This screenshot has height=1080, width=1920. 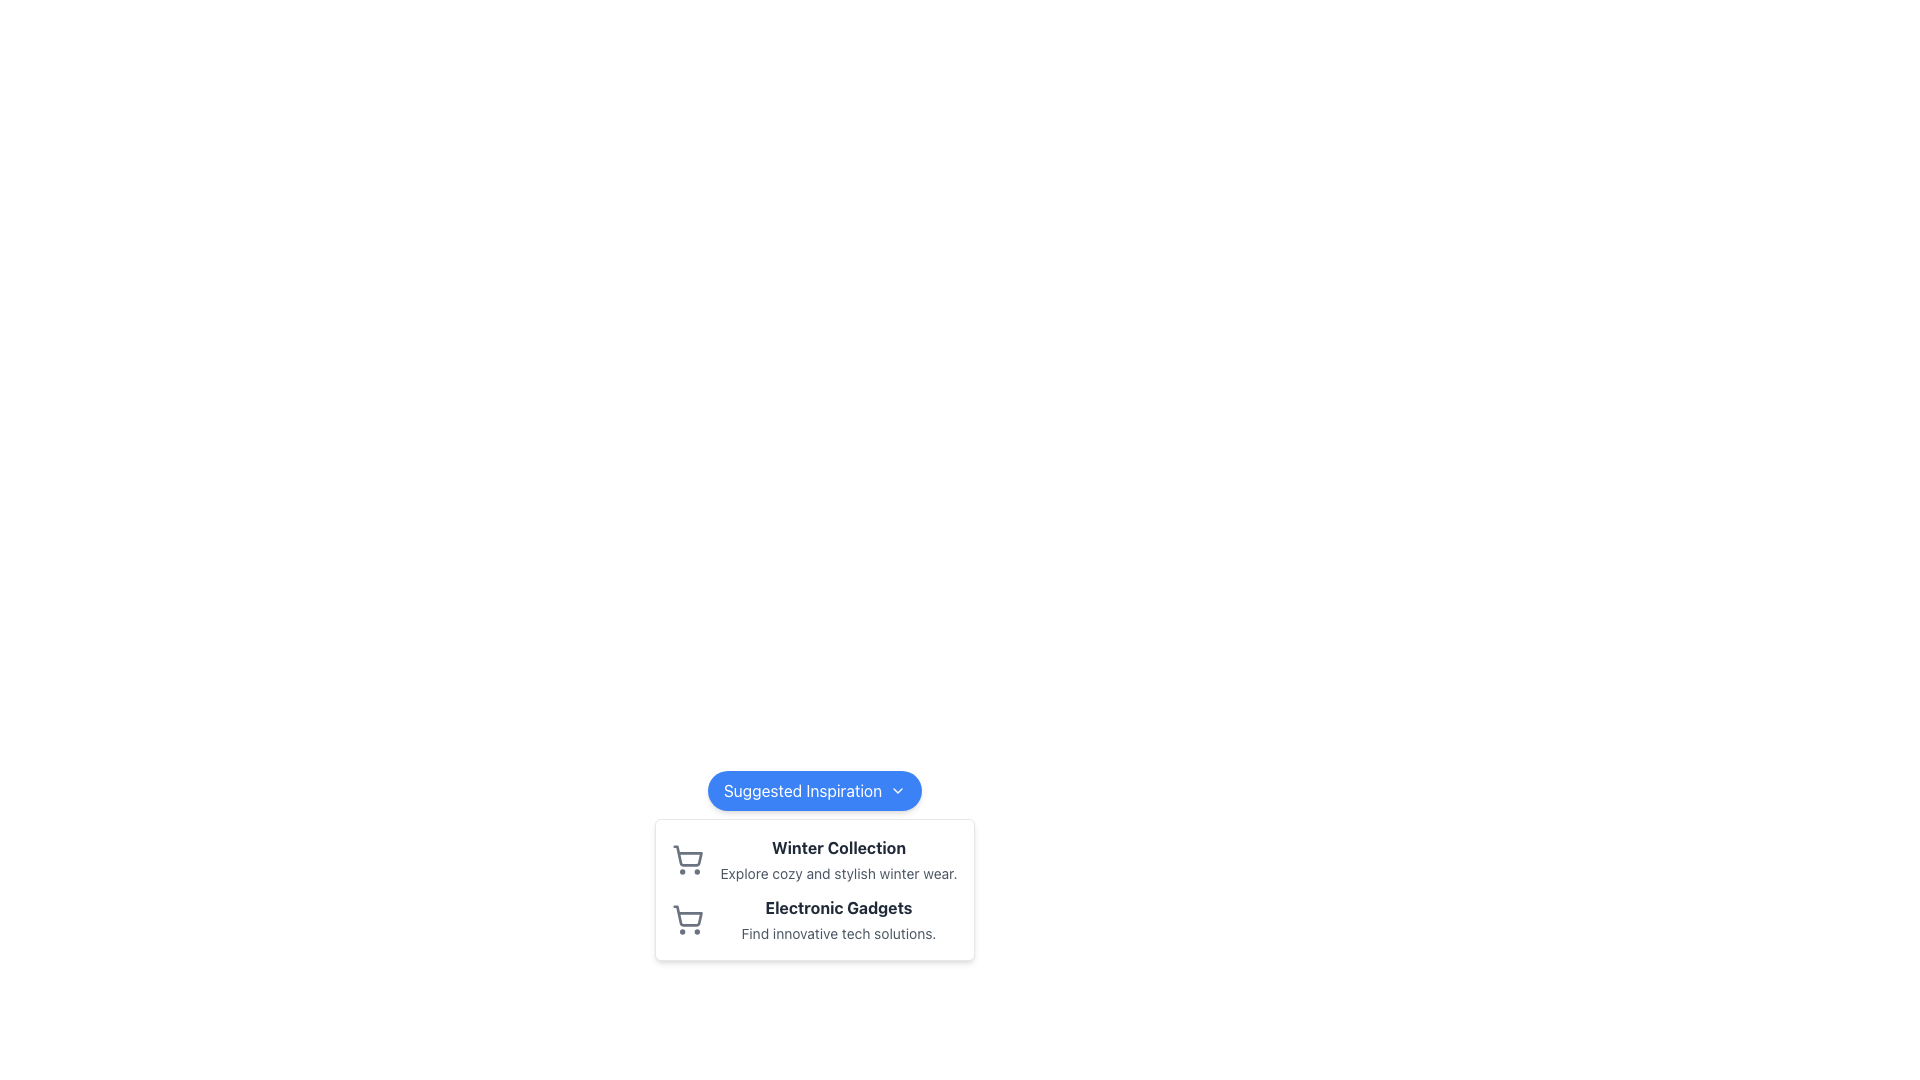 I want to click on the 'Electronic Gadgets' icon, which visually indicates the section for shopping or product selection related, so click(x=687, y=920).